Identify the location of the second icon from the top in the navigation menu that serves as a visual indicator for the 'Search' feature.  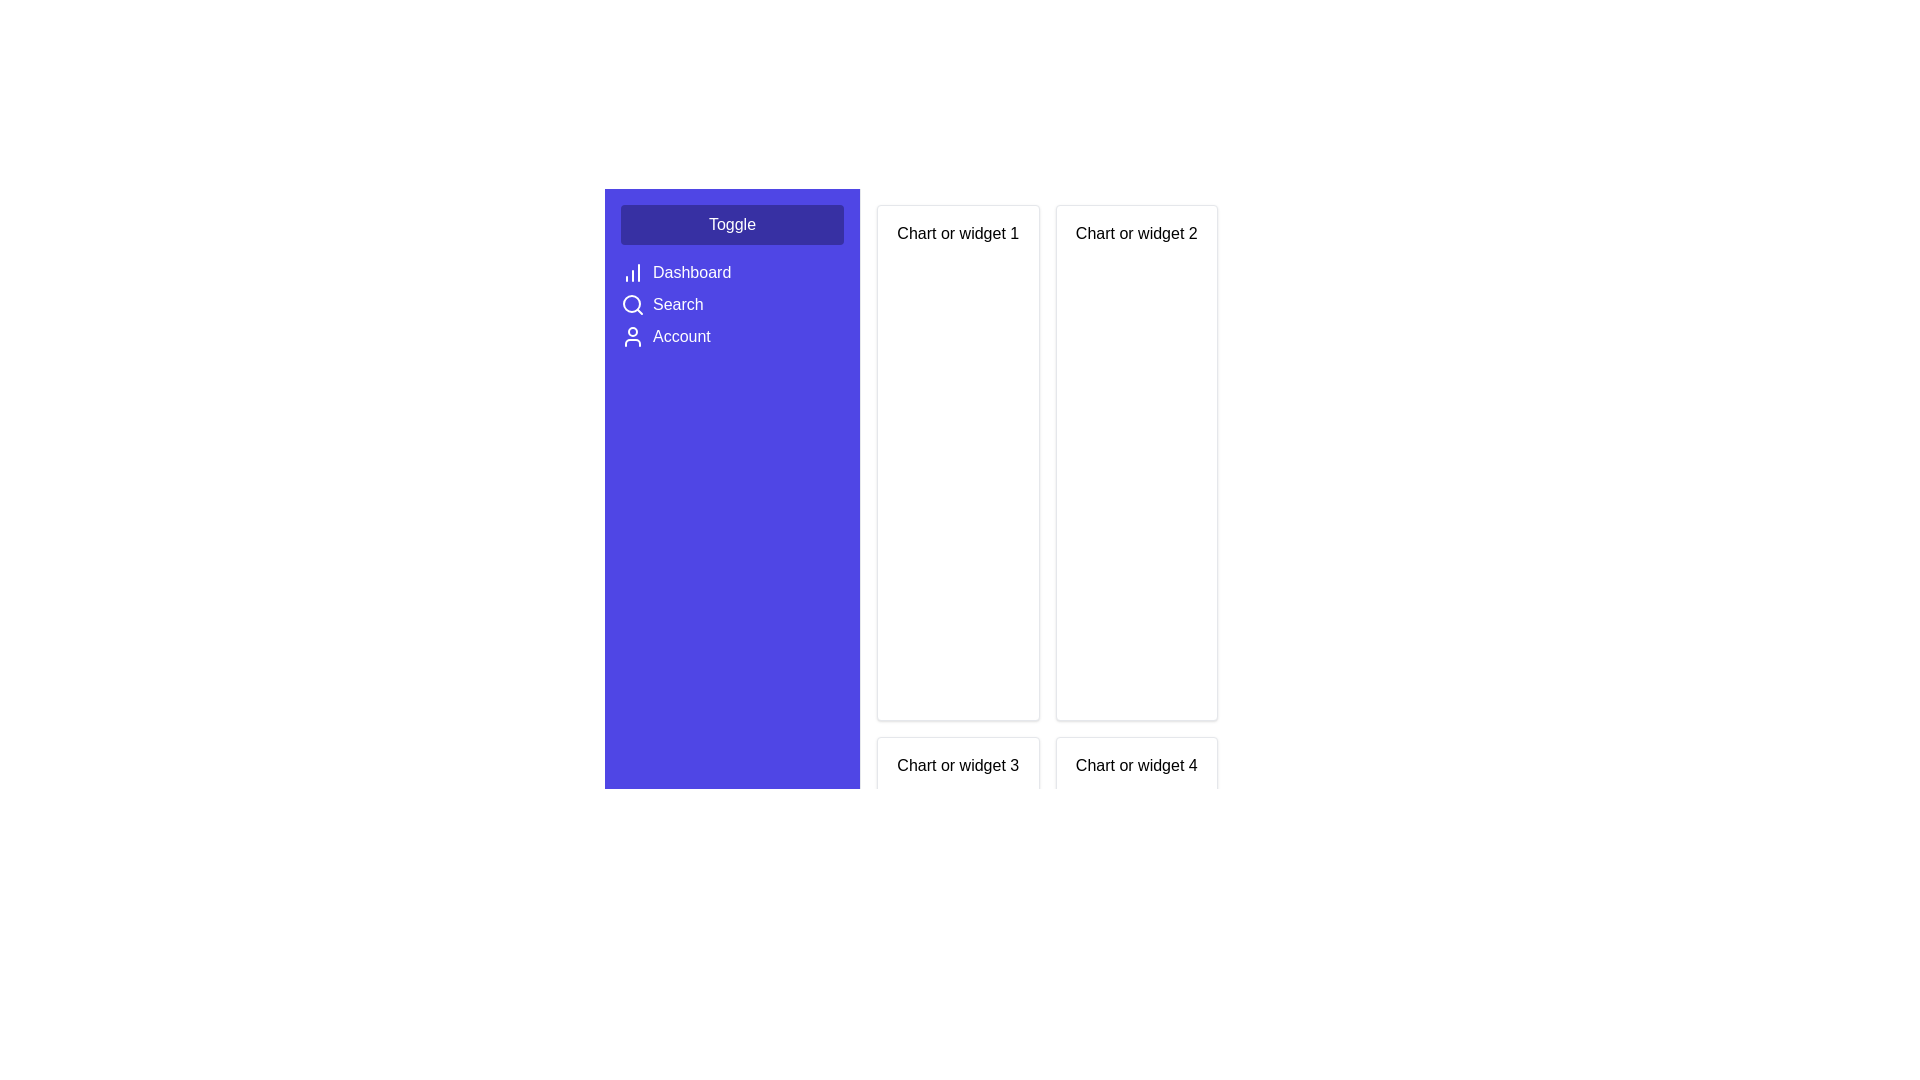
(632, 304).